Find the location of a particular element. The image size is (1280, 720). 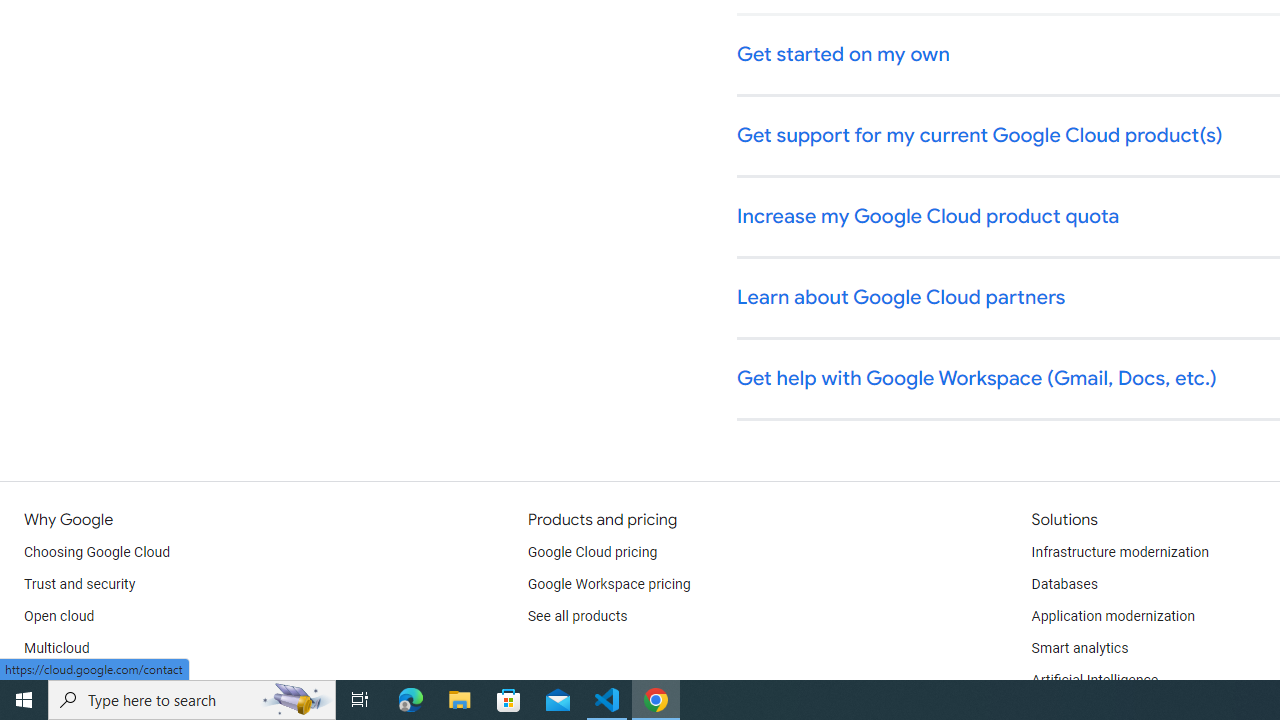

'Choosing Google Cloud' is located at coordinates (96, 552).